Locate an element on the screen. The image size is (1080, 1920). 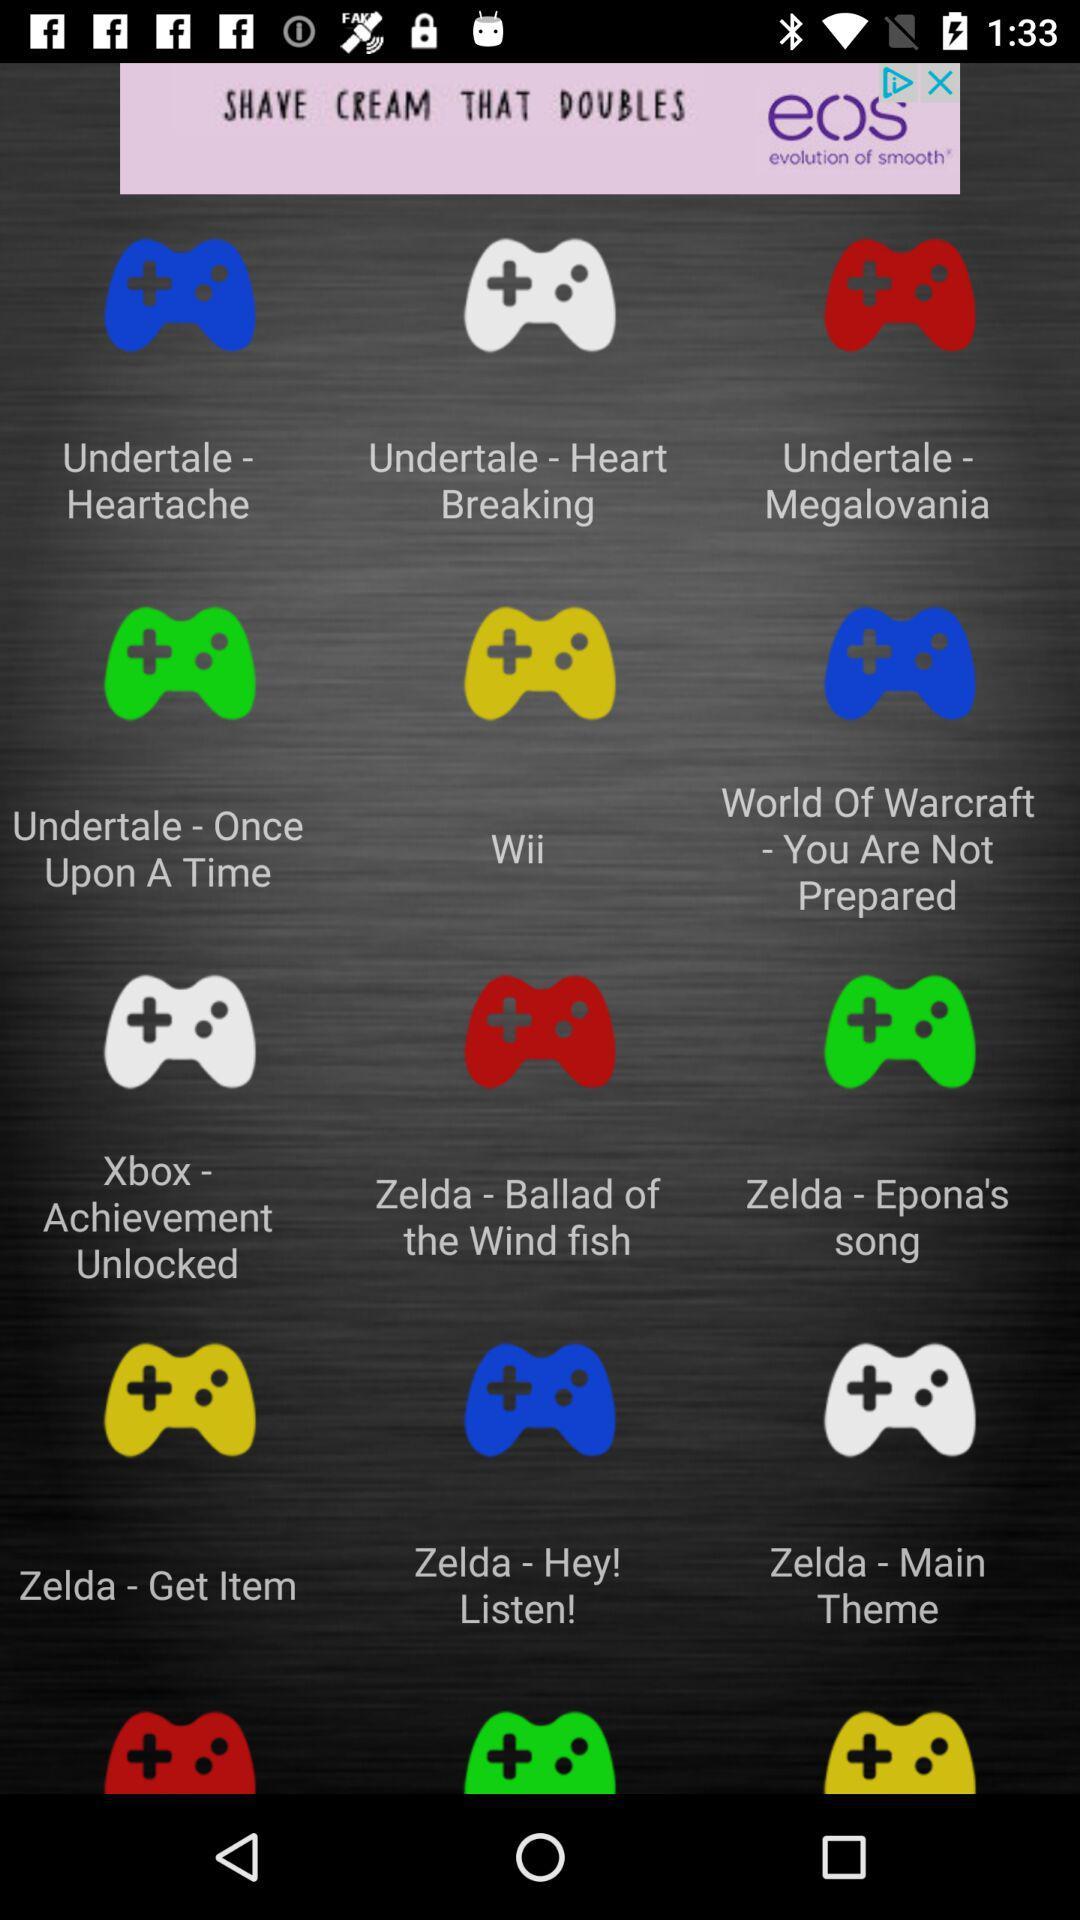
play game is located at coordinates (898, 663).